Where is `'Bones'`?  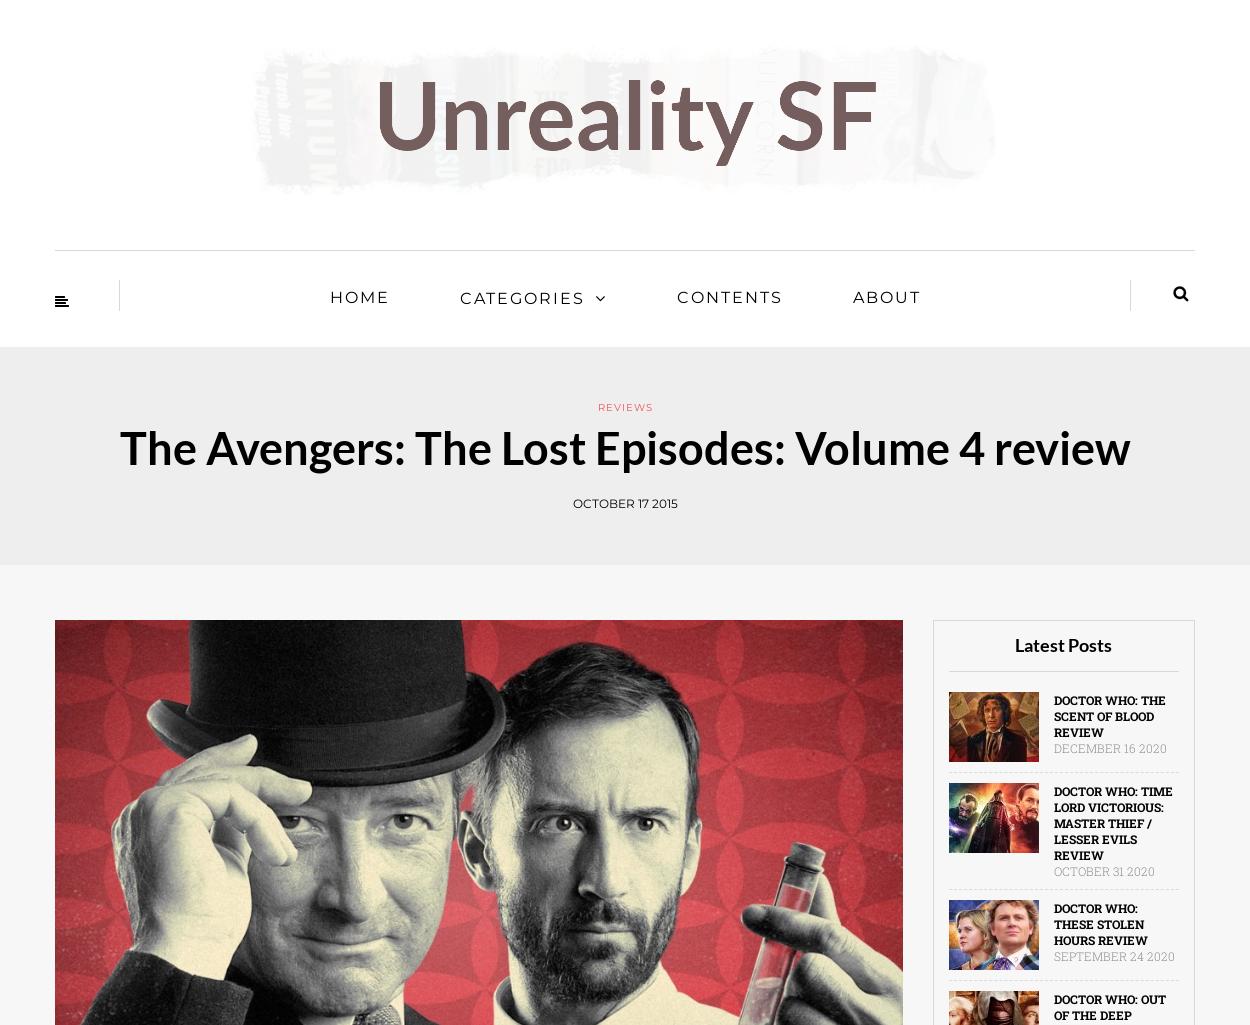 'Bones' is located at coordinates (56, 431).